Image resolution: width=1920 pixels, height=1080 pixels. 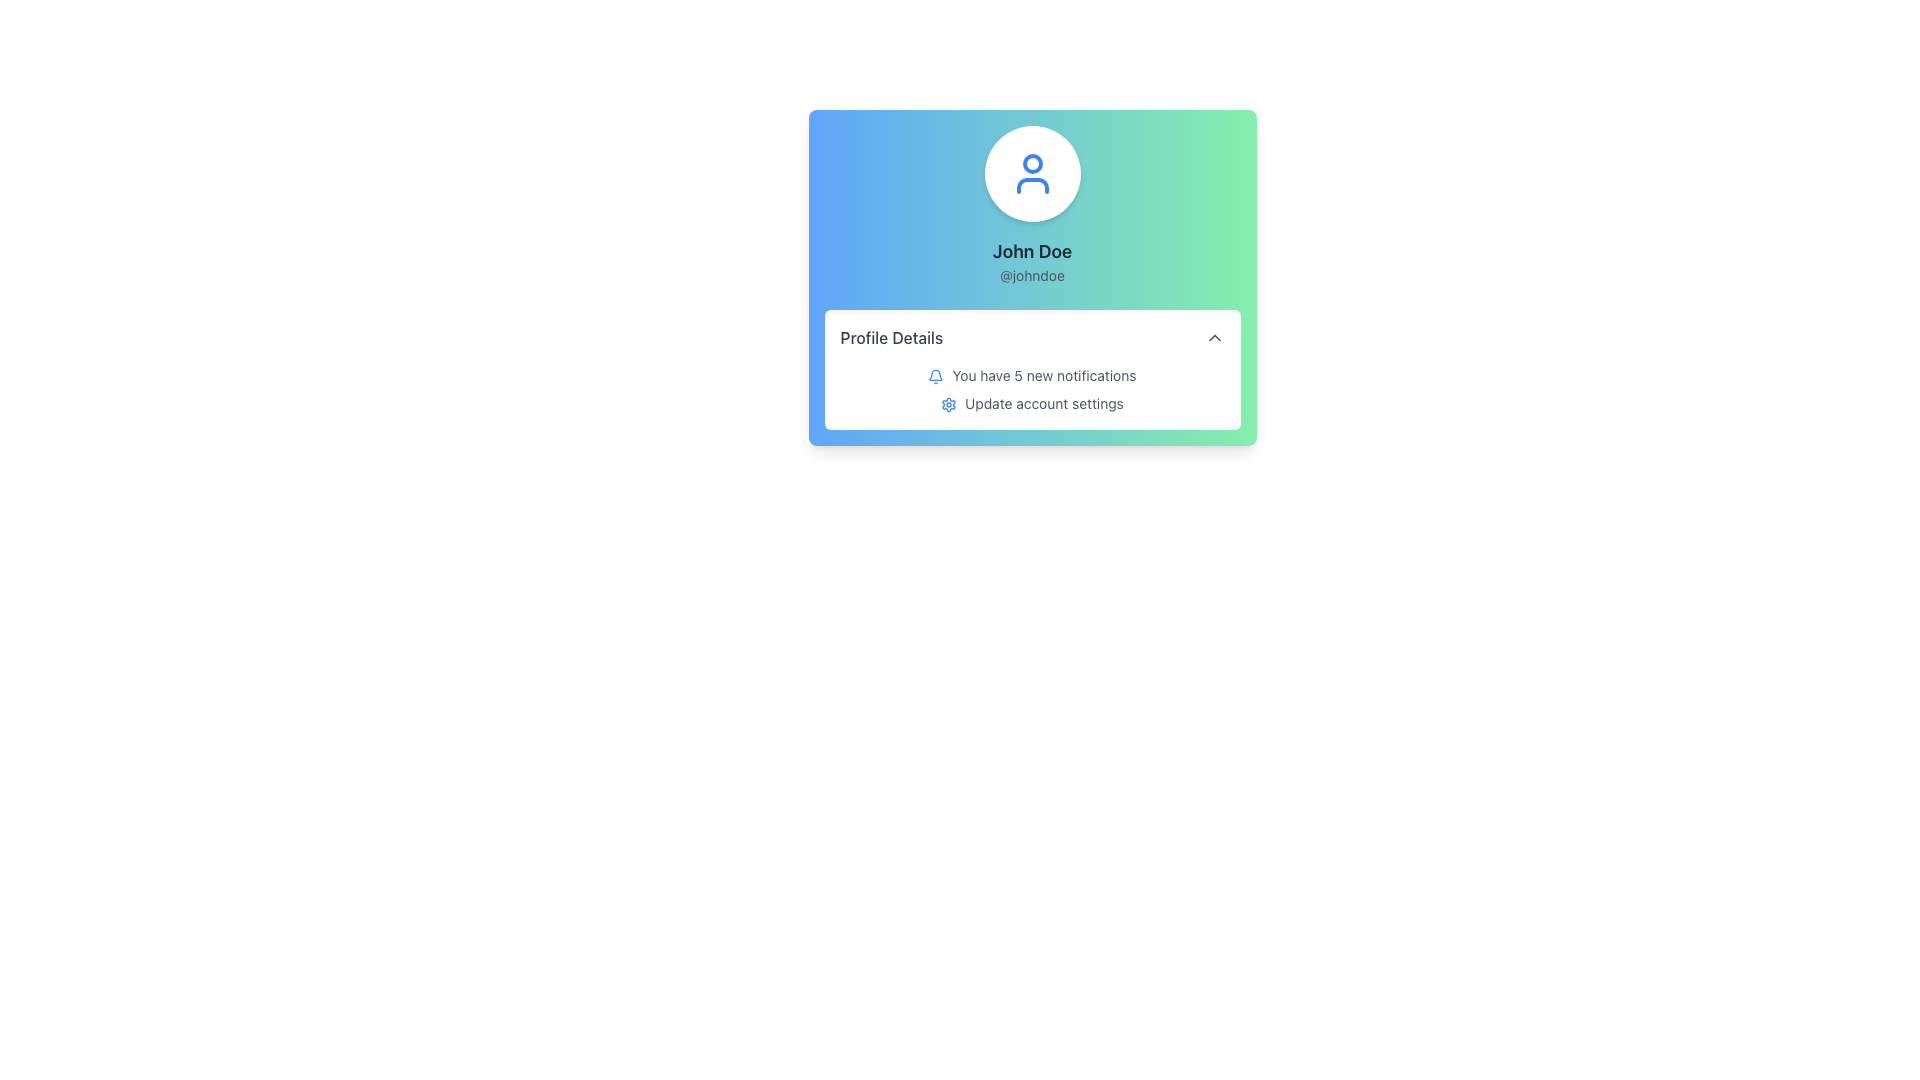 I want to click on the circular profile icon featuring a blue user silhouette, located at the top center of the card with a gradient background, so click(x=1032, y=172).